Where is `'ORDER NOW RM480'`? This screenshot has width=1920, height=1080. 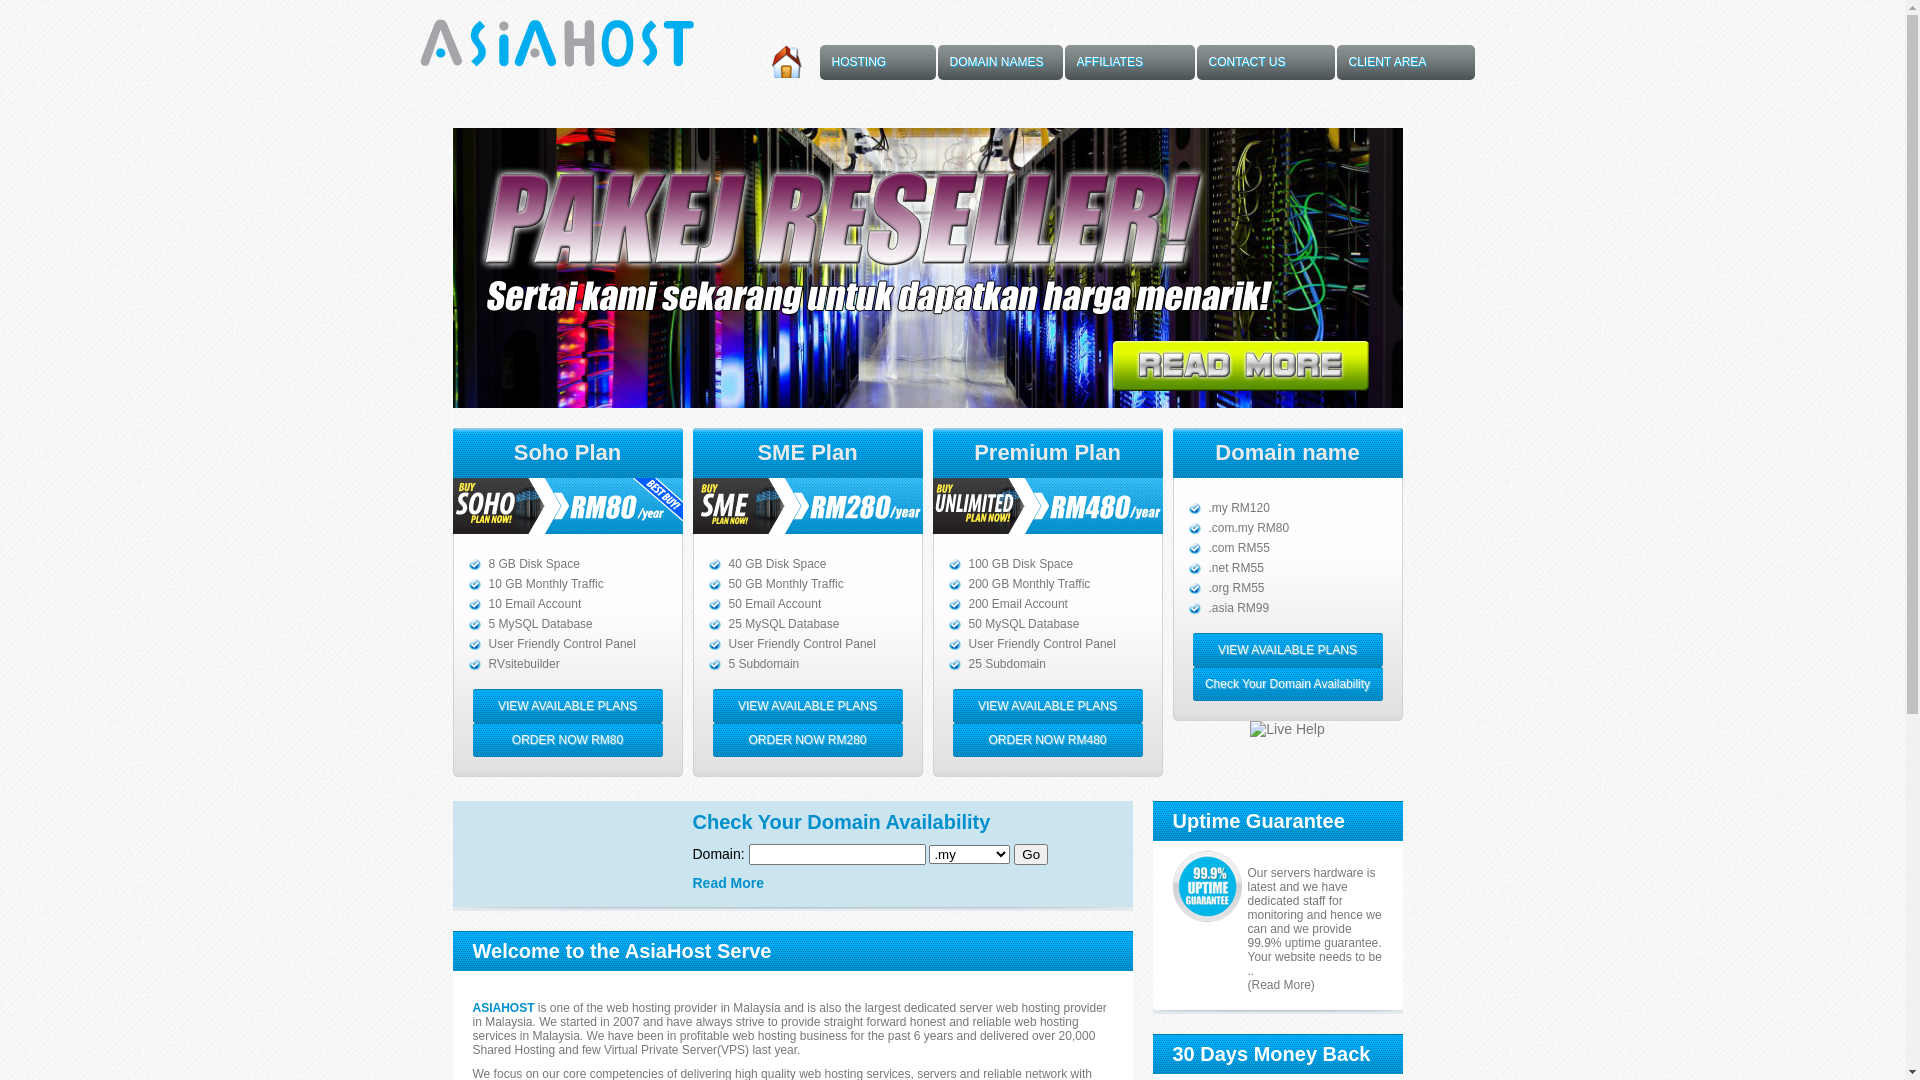 'ORDER NOW RM480' is located at coordinates (950, 740).